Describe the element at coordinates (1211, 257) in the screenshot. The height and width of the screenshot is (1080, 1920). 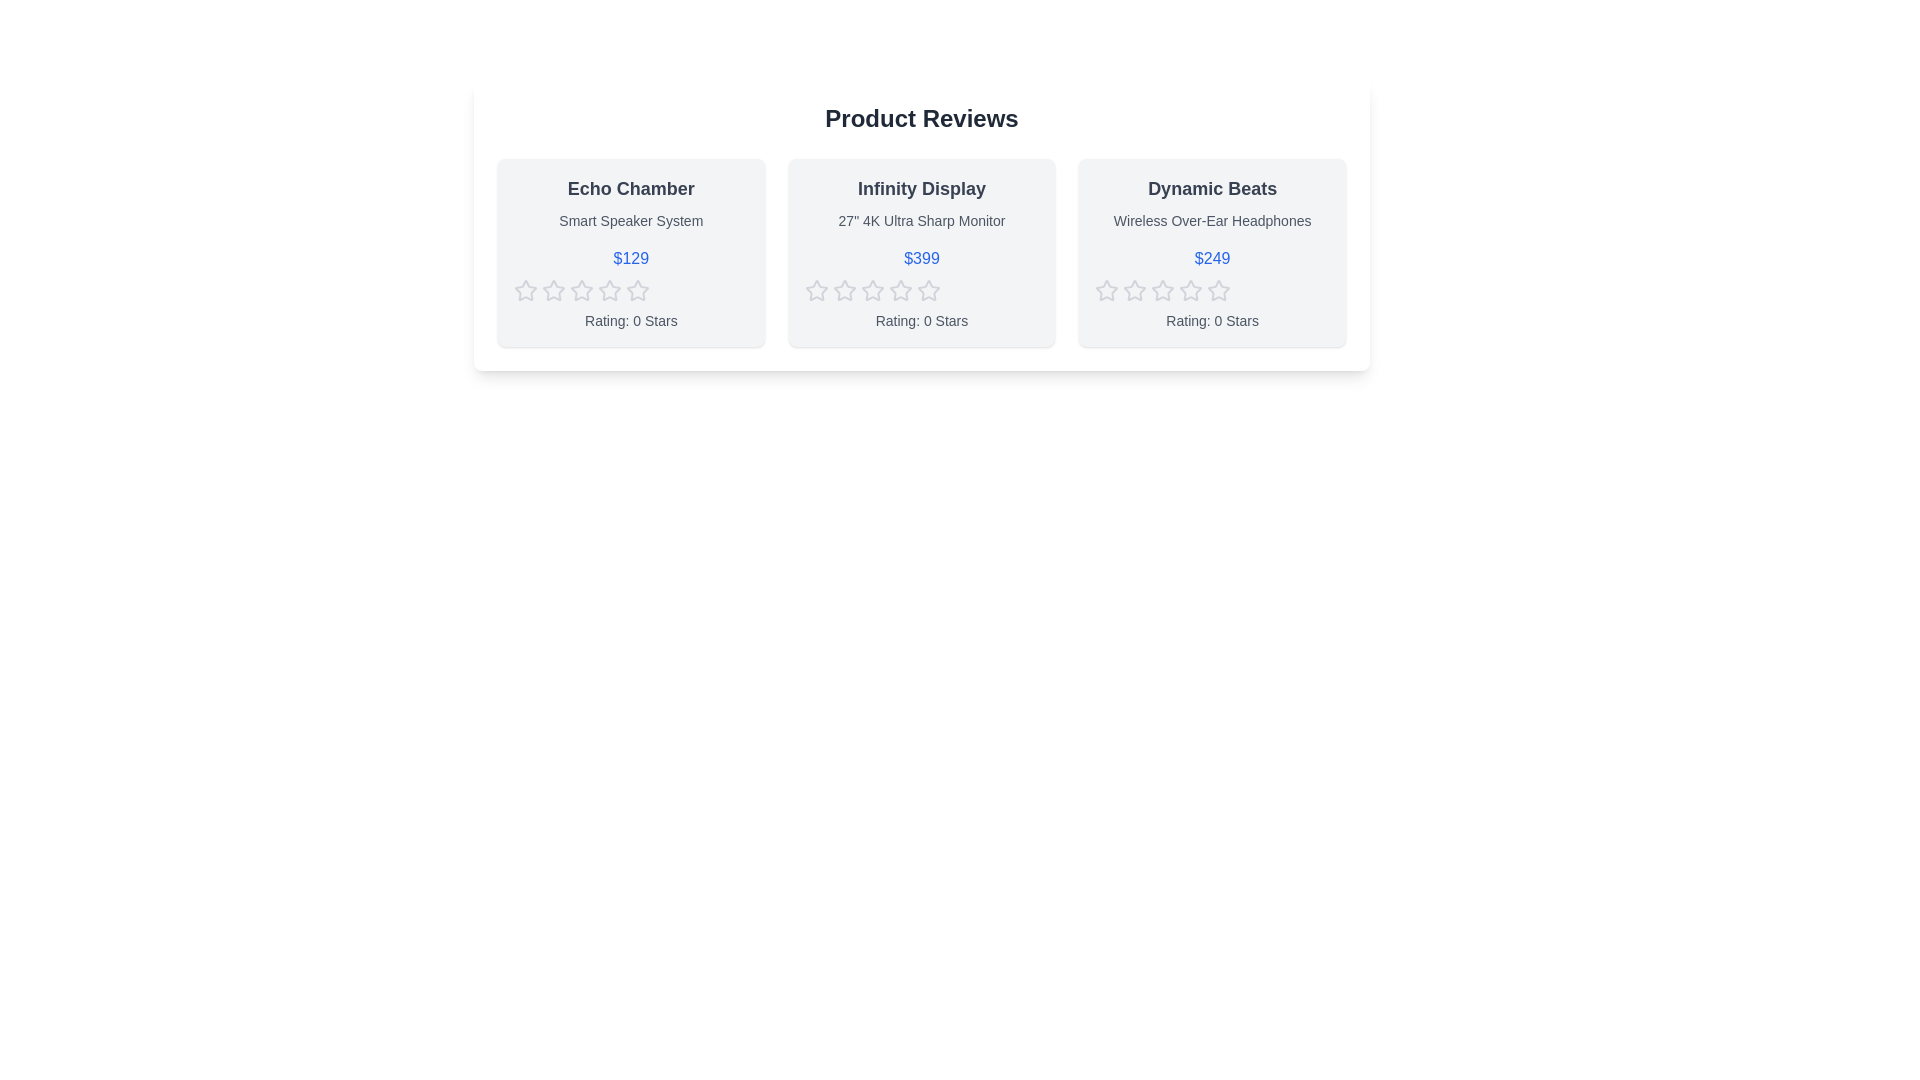
I see `the text element displaying the price '$249' in a medium-weight blue font, located within the third product card, below the product description and above the rating stars` at that location.